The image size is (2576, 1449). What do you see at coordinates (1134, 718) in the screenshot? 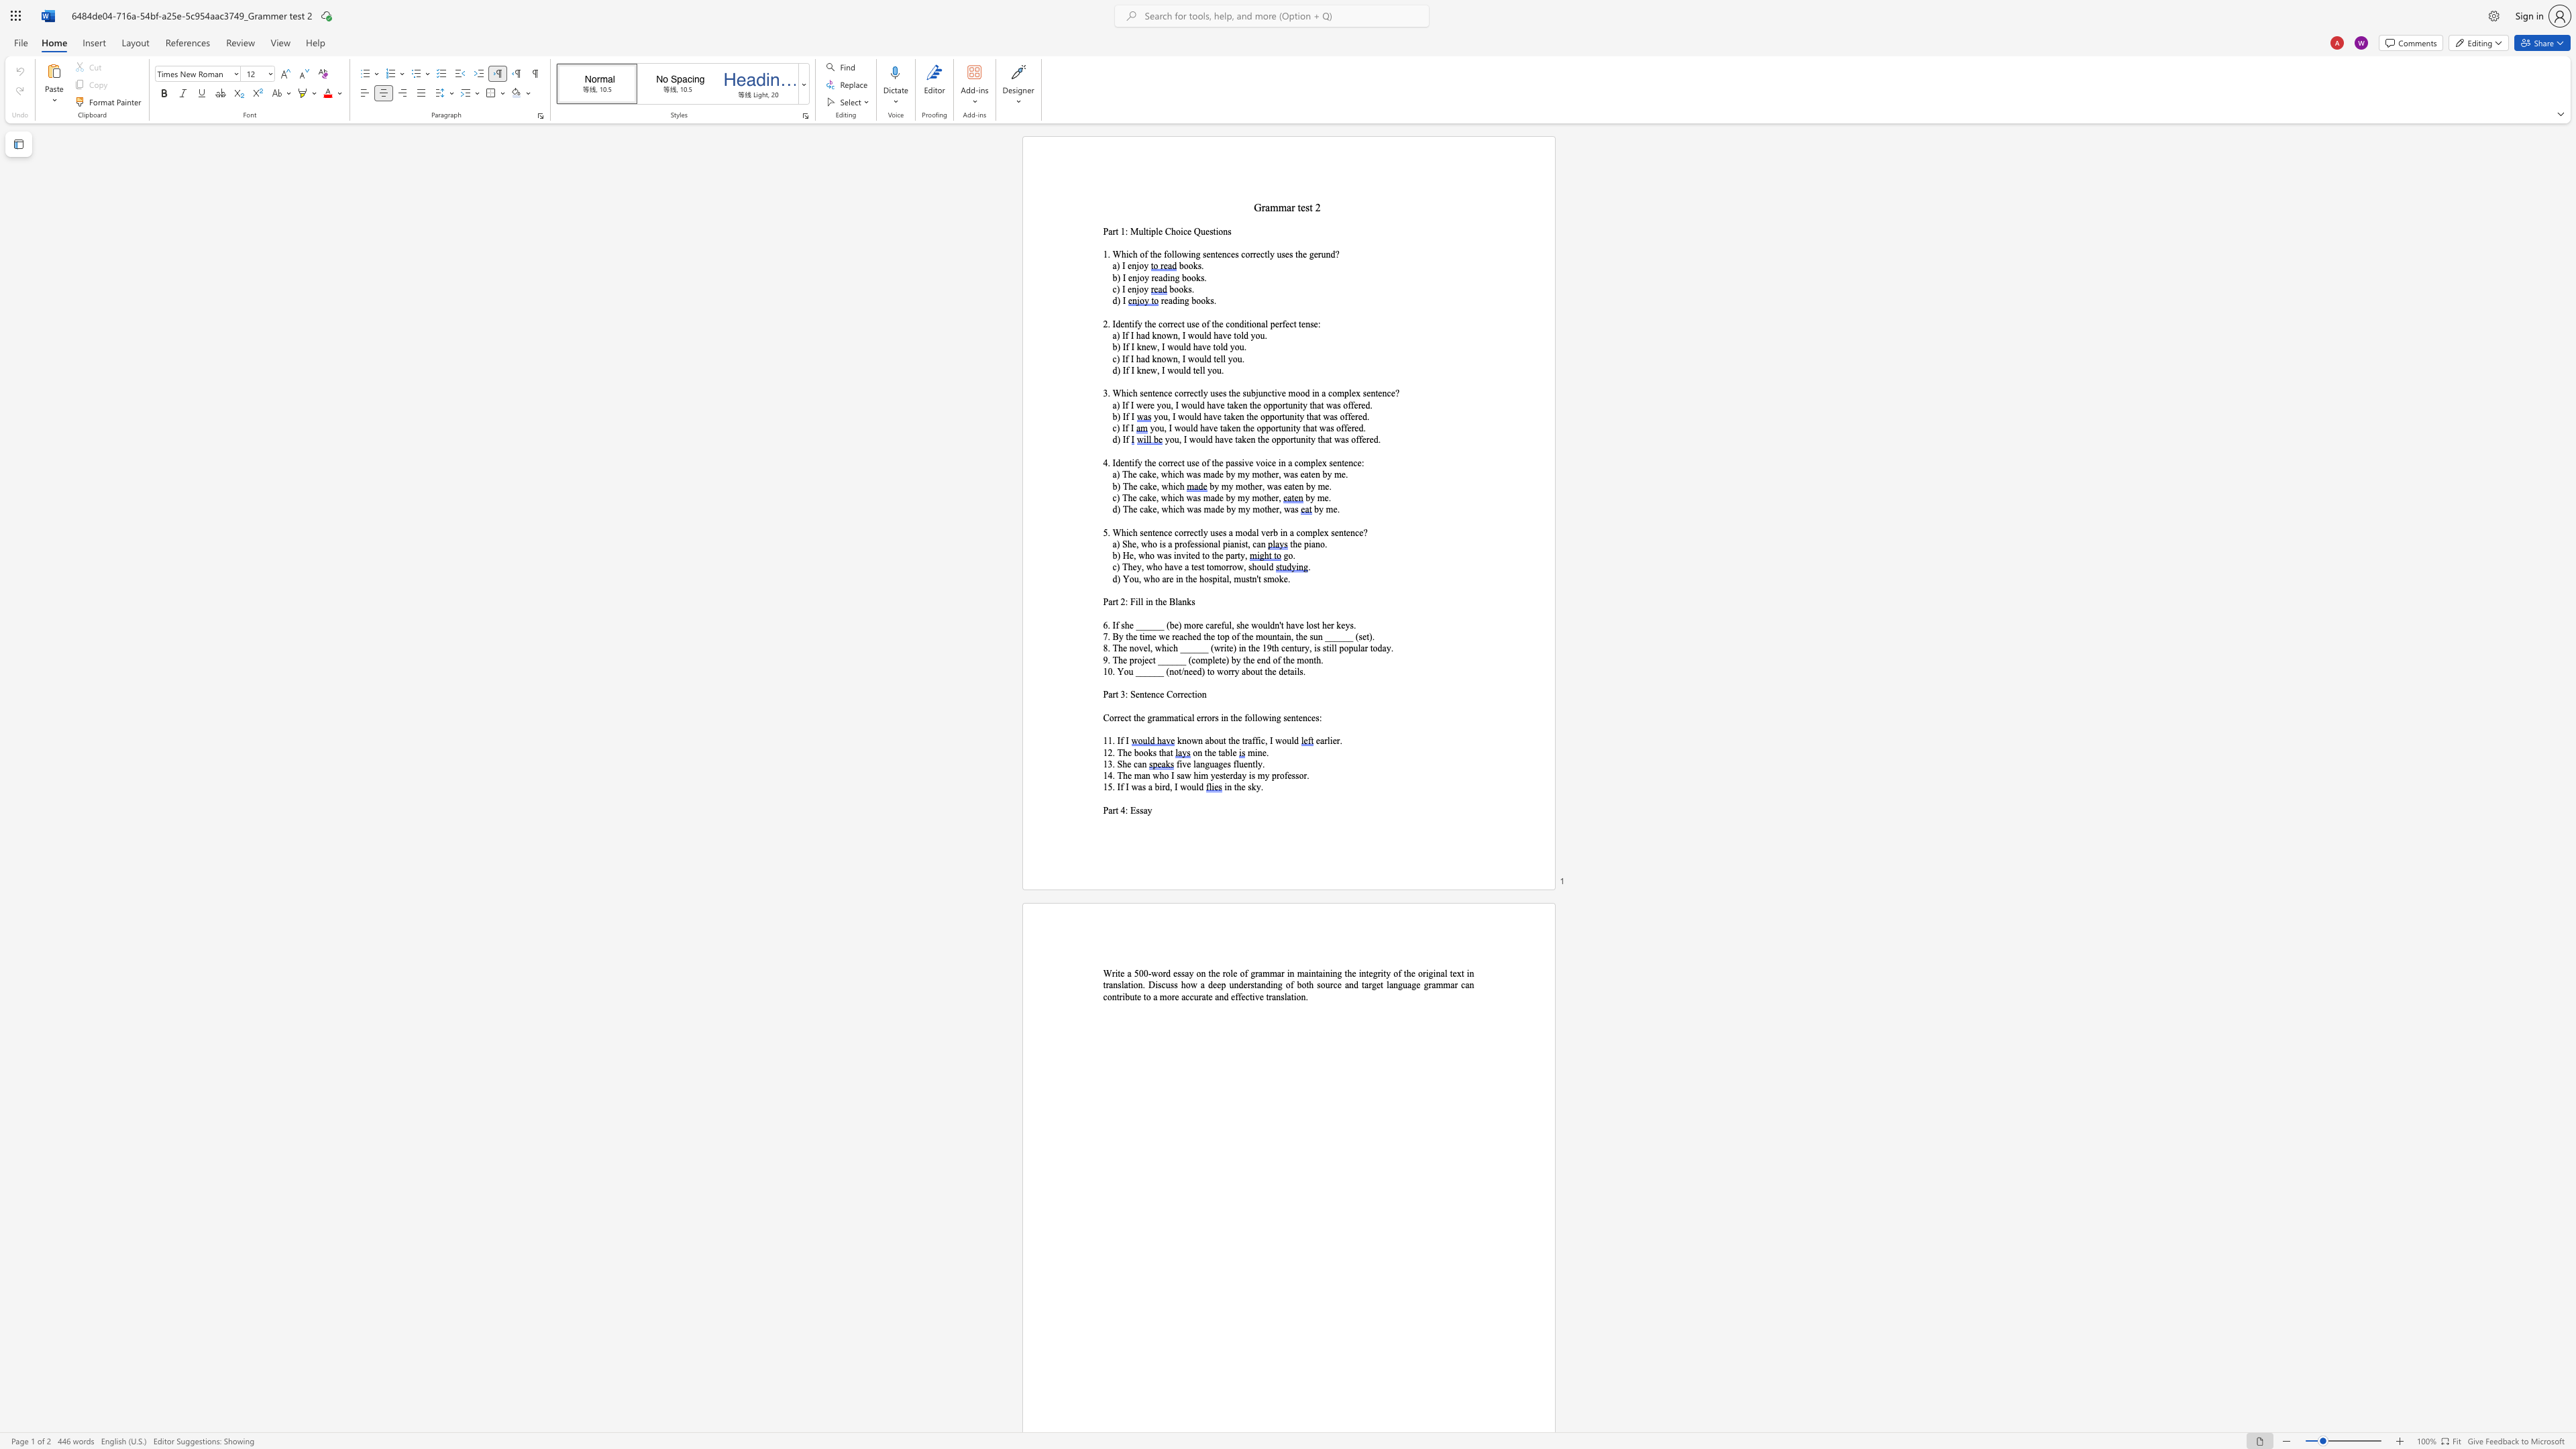
I see `the subset text "he grammati" within the text "Correct the grammatical errors in the following sentences:"` at bounding box center [1134, 718].